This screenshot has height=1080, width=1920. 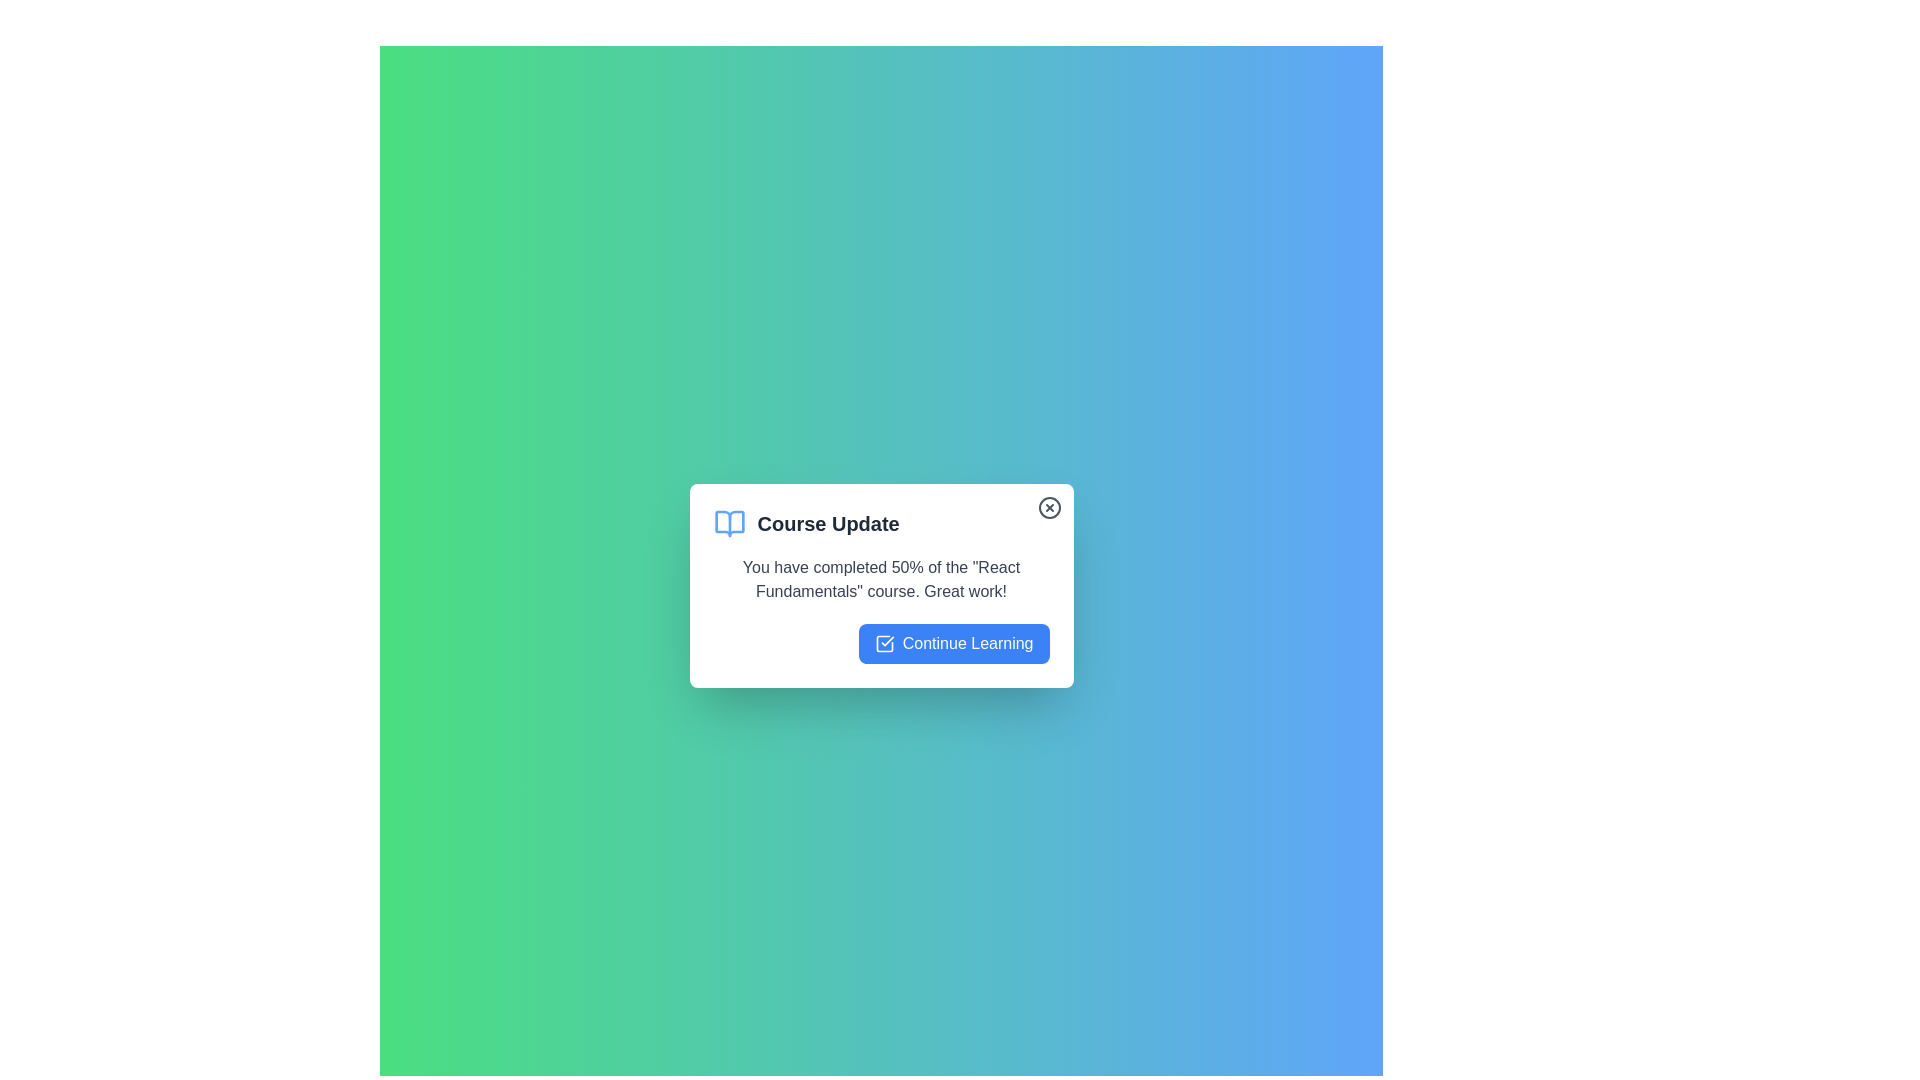 What do you see at coordinates (883, 644) in the screenshot?
I see `the decorative or functional icon located on the left side of the blue 'Continue Learning' button, which precedes the button's text label` at bounding box center [883, 644].